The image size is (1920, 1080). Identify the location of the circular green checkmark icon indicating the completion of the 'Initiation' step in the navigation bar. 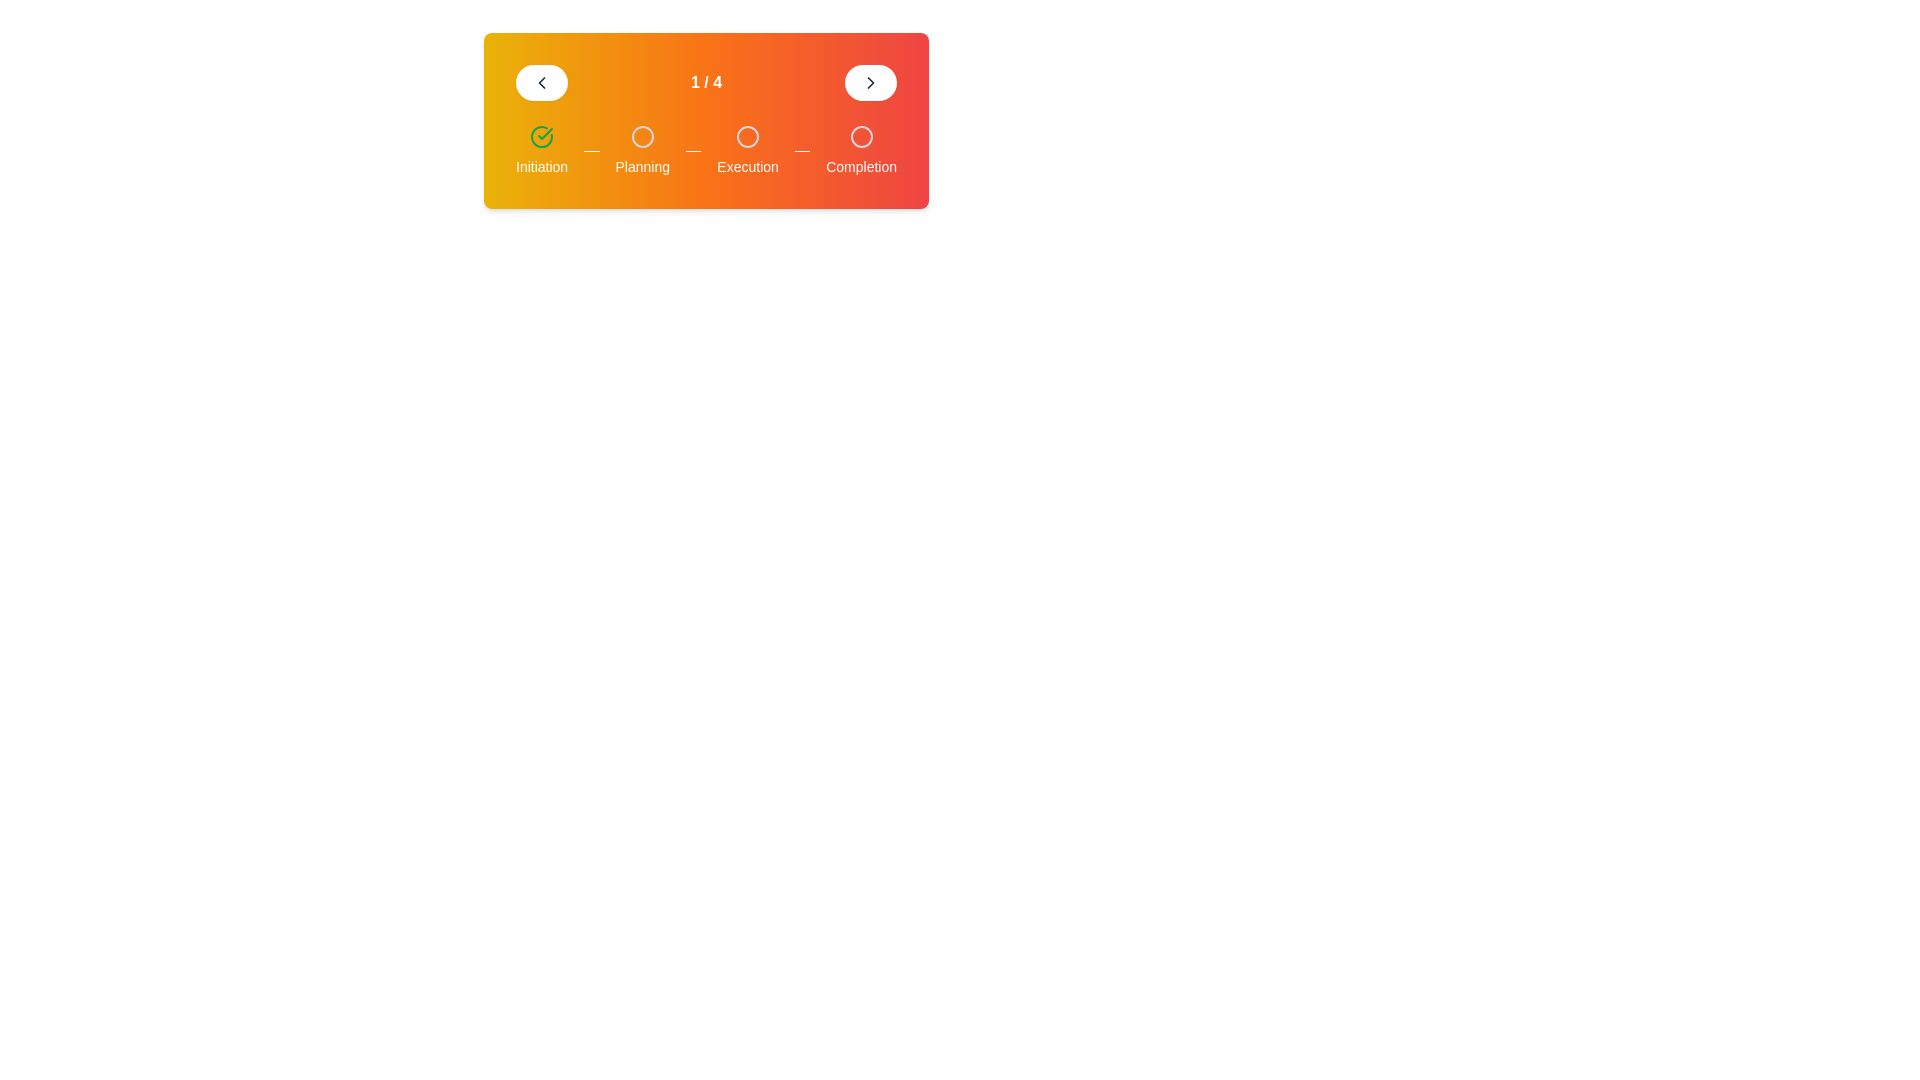
(542, 136).